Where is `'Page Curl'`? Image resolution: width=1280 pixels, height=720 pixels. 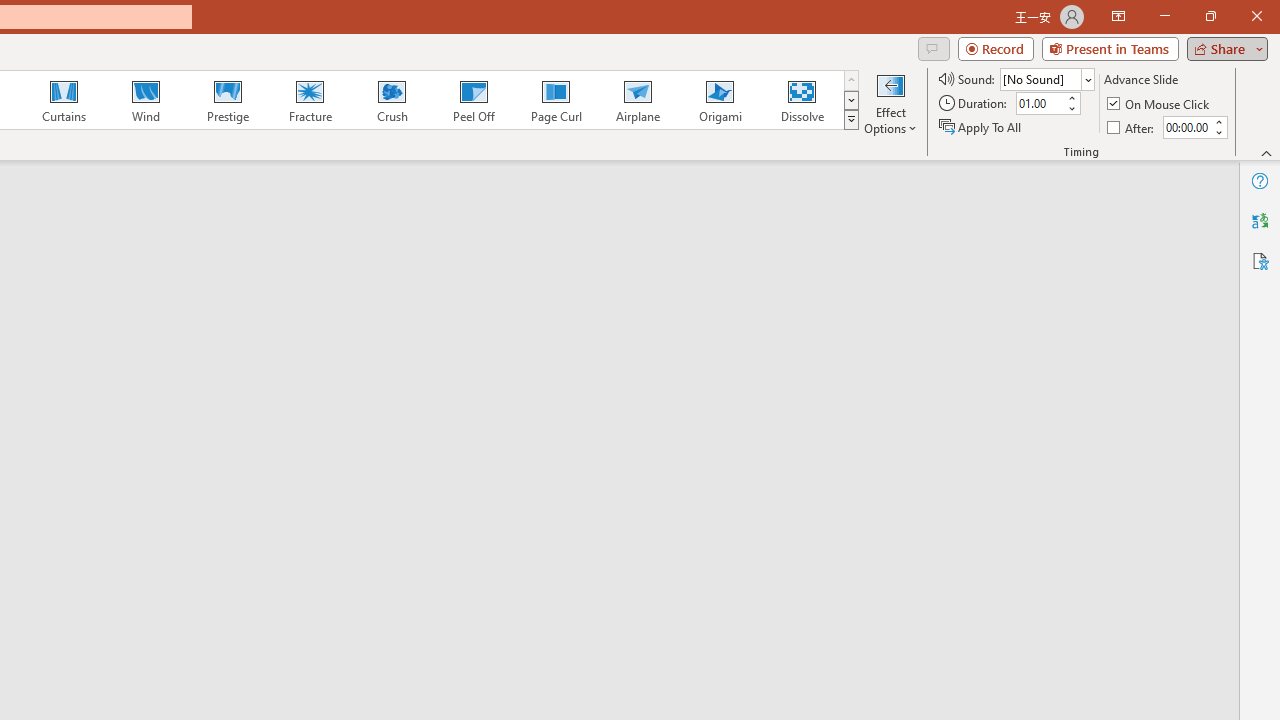 'Page Curl' is located at coordinates (555, 100).